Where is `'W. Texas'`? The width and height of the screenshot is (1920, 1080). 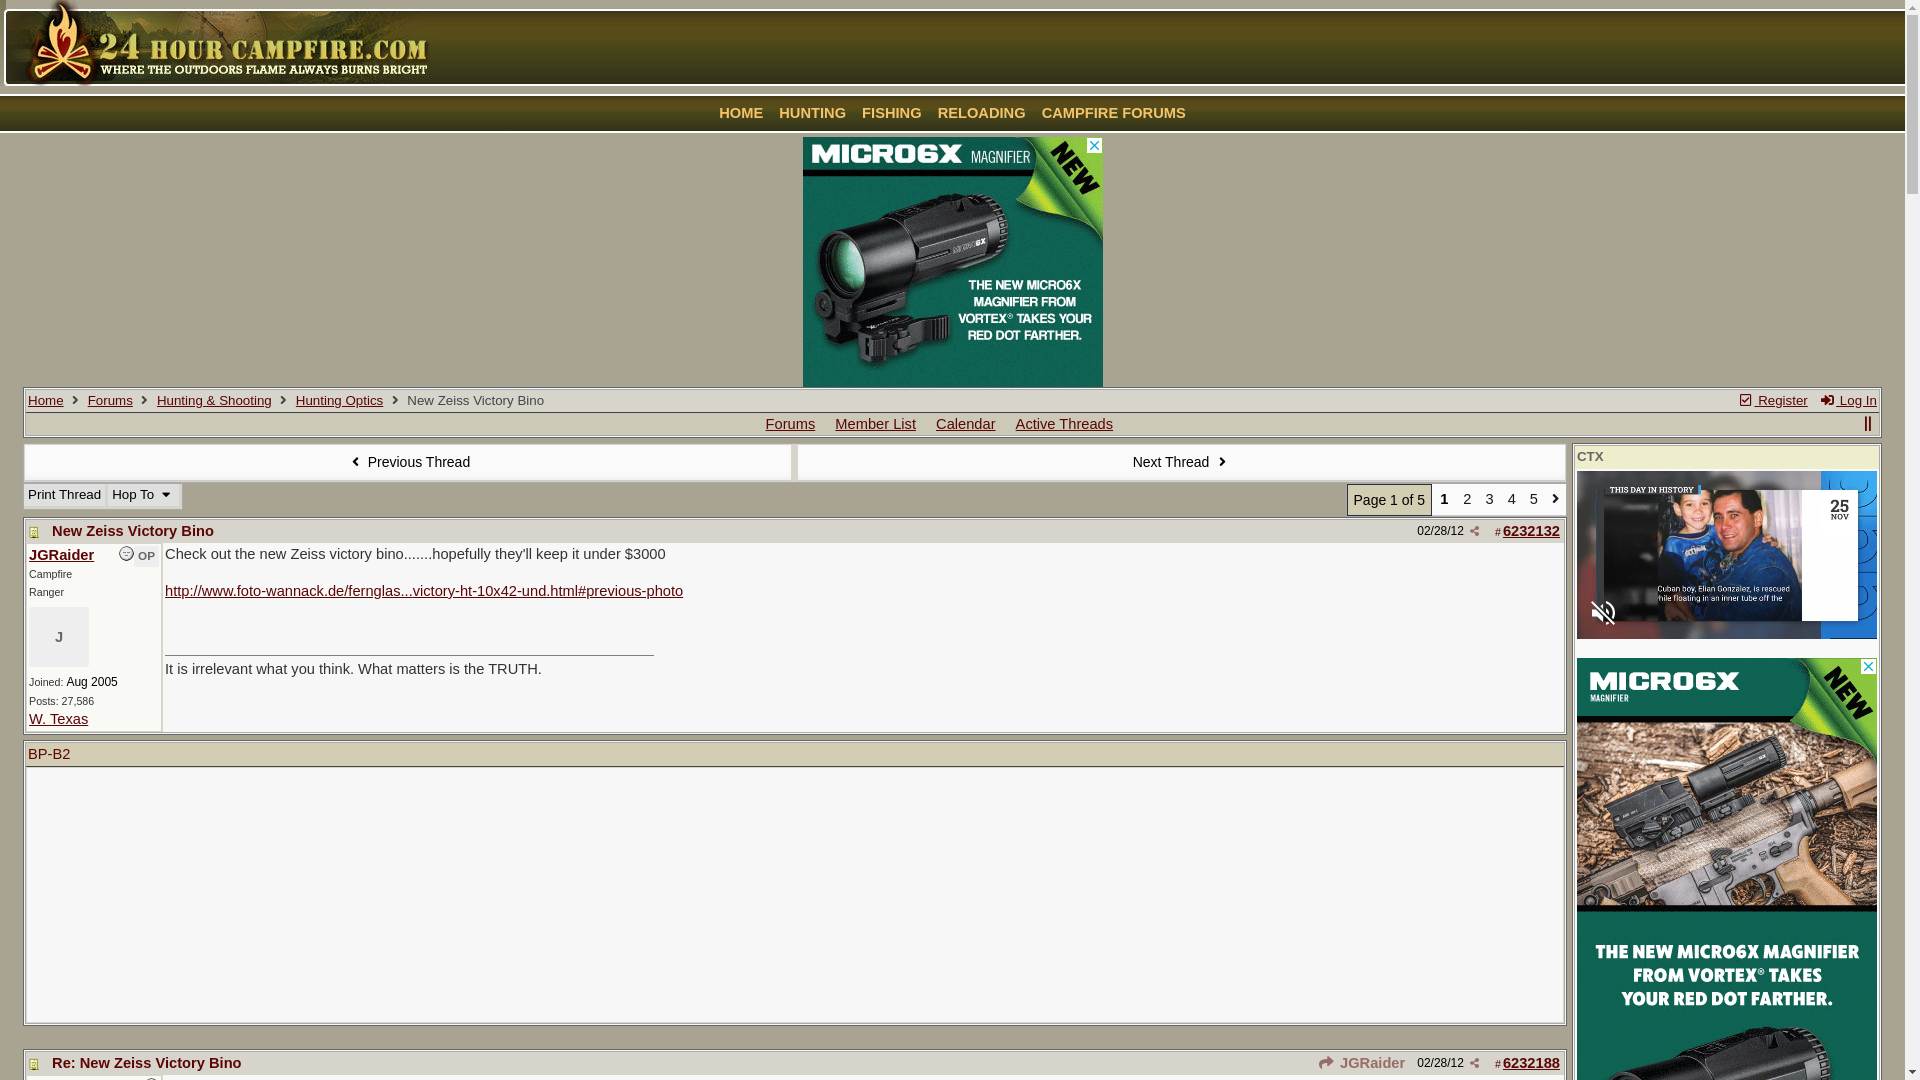
'W. Texas' is located at coordinates (58, 717).